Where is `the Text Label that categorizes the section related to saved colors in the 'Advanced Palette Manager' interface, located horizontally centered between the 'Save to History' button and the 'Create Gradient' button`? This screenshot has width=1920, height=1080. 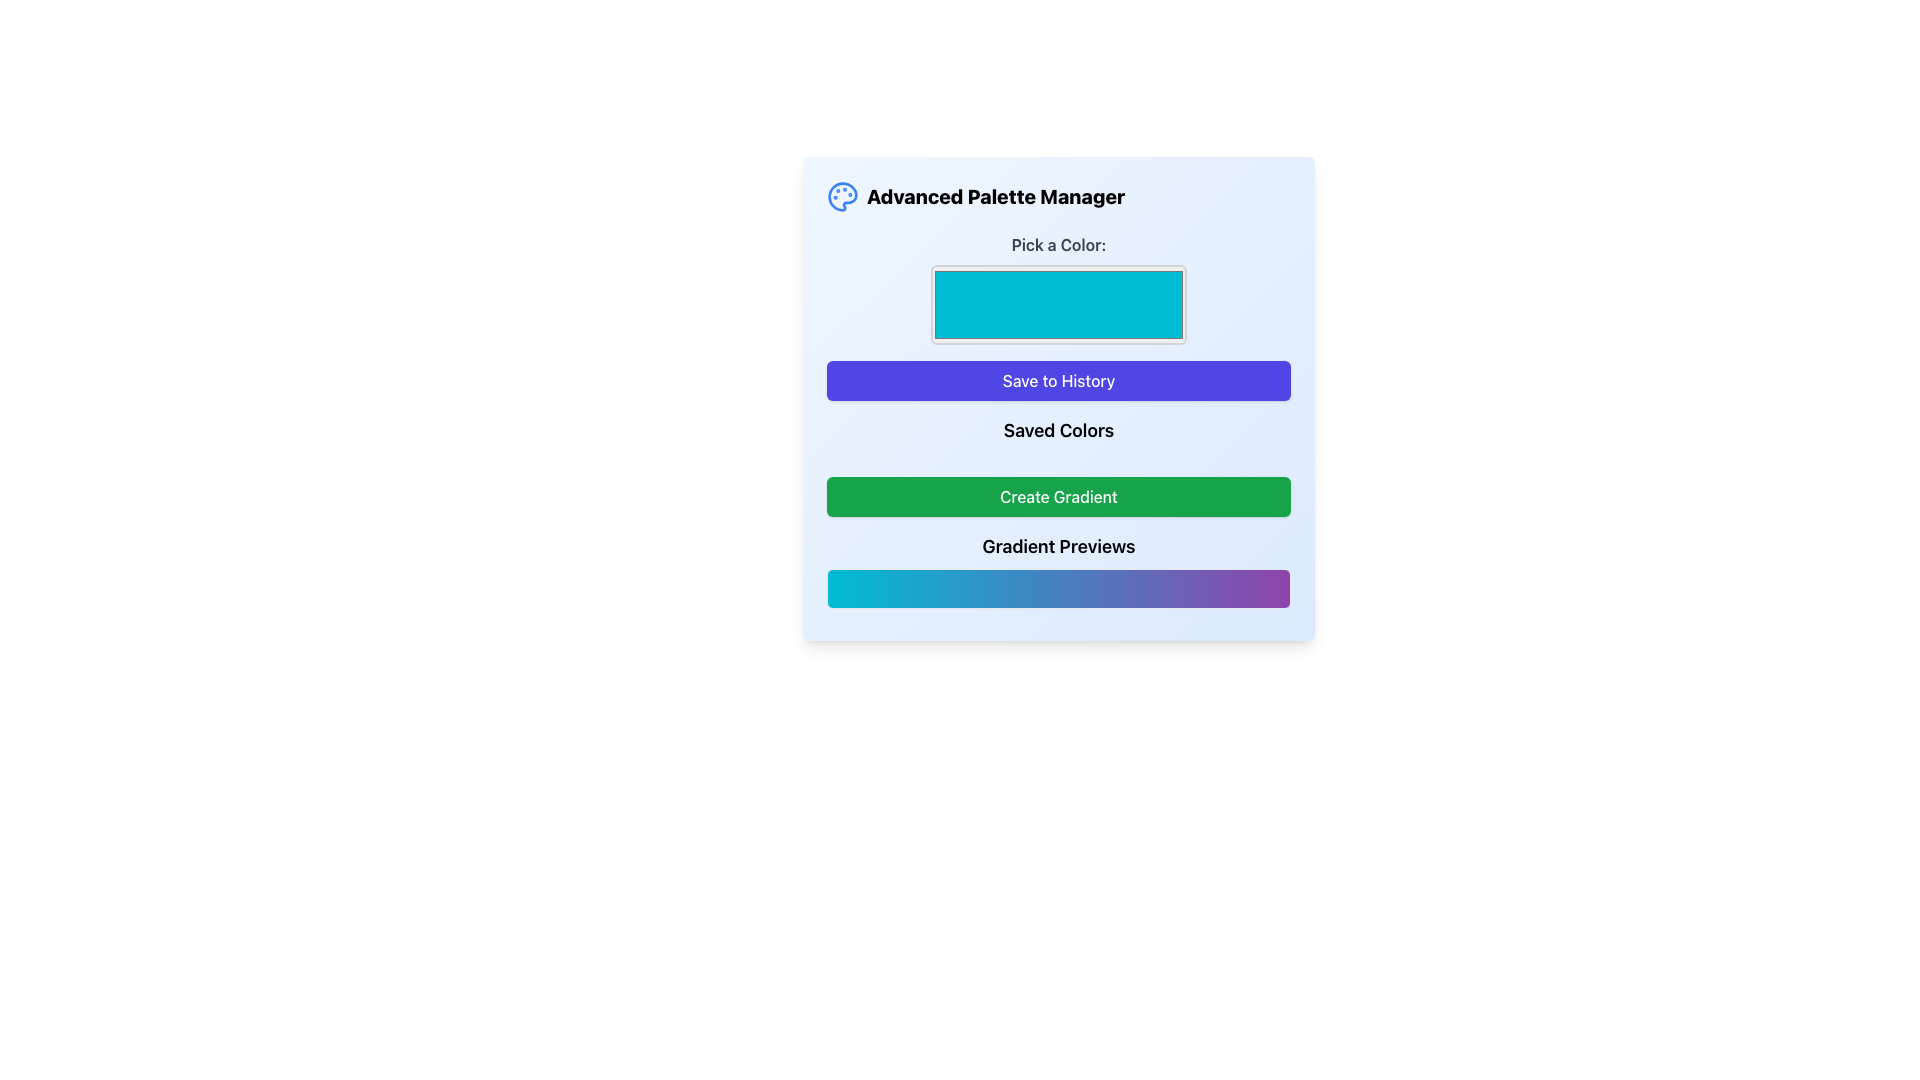 the Text Label that categorizes the section related to saved colors in the 'Advanced Palette Manager' interface, located horizontally centered between the 'Save to History' button and the 'Create Gradient' button is located at coordinates (1058, 434).